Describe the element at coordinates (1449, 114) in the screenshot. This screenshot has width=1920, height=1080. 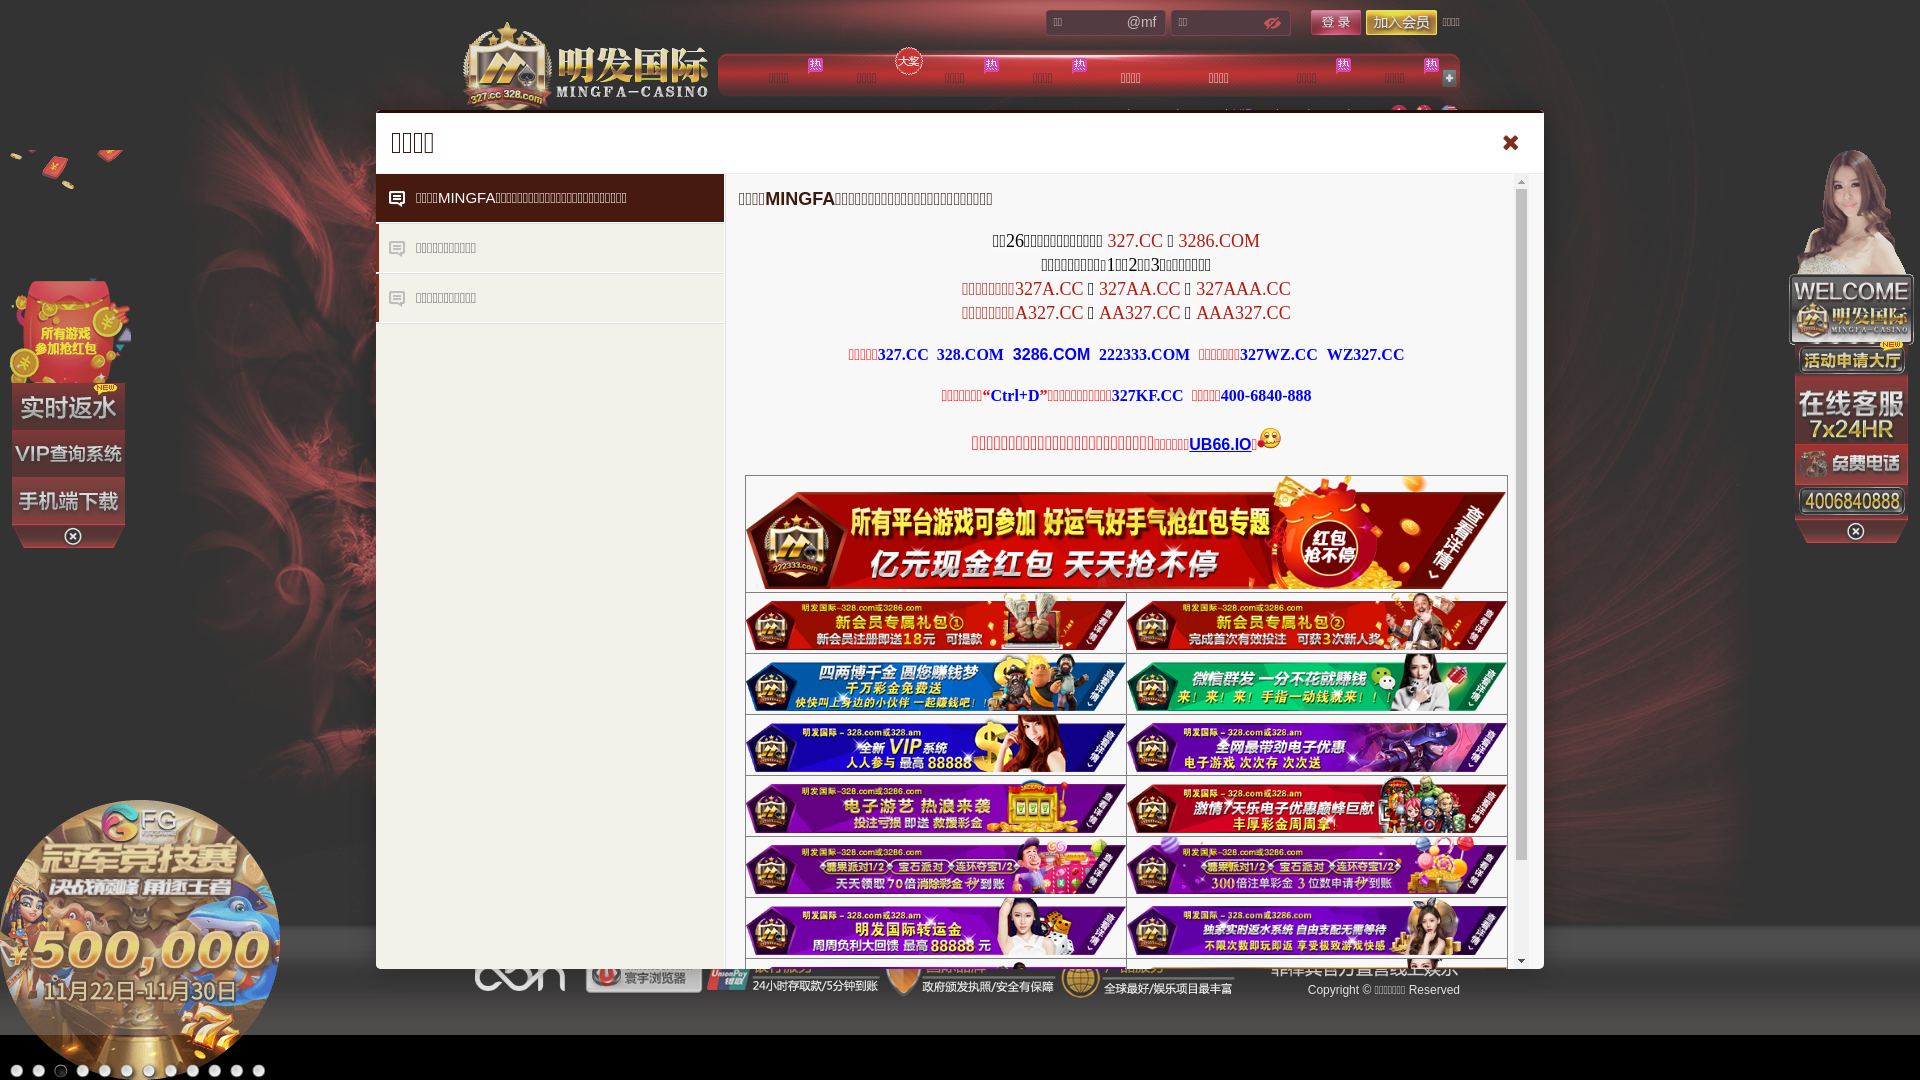
I see `'English'` at that location.